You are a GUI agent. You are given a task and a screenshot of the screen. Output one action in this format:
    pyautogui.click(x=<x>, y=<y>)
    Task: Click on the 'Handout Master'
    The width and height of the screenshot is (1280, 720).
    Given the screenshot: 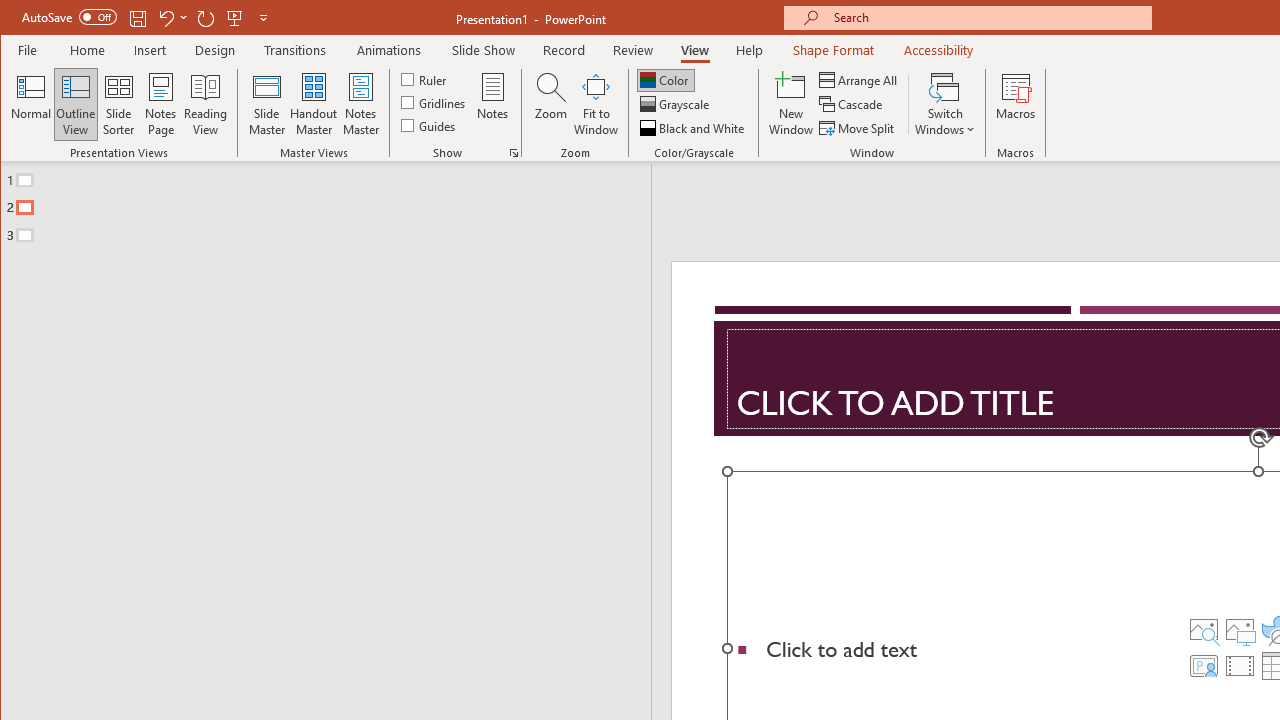 What is the action you would take?
    pyautogui.click(x=313, y=104)
    